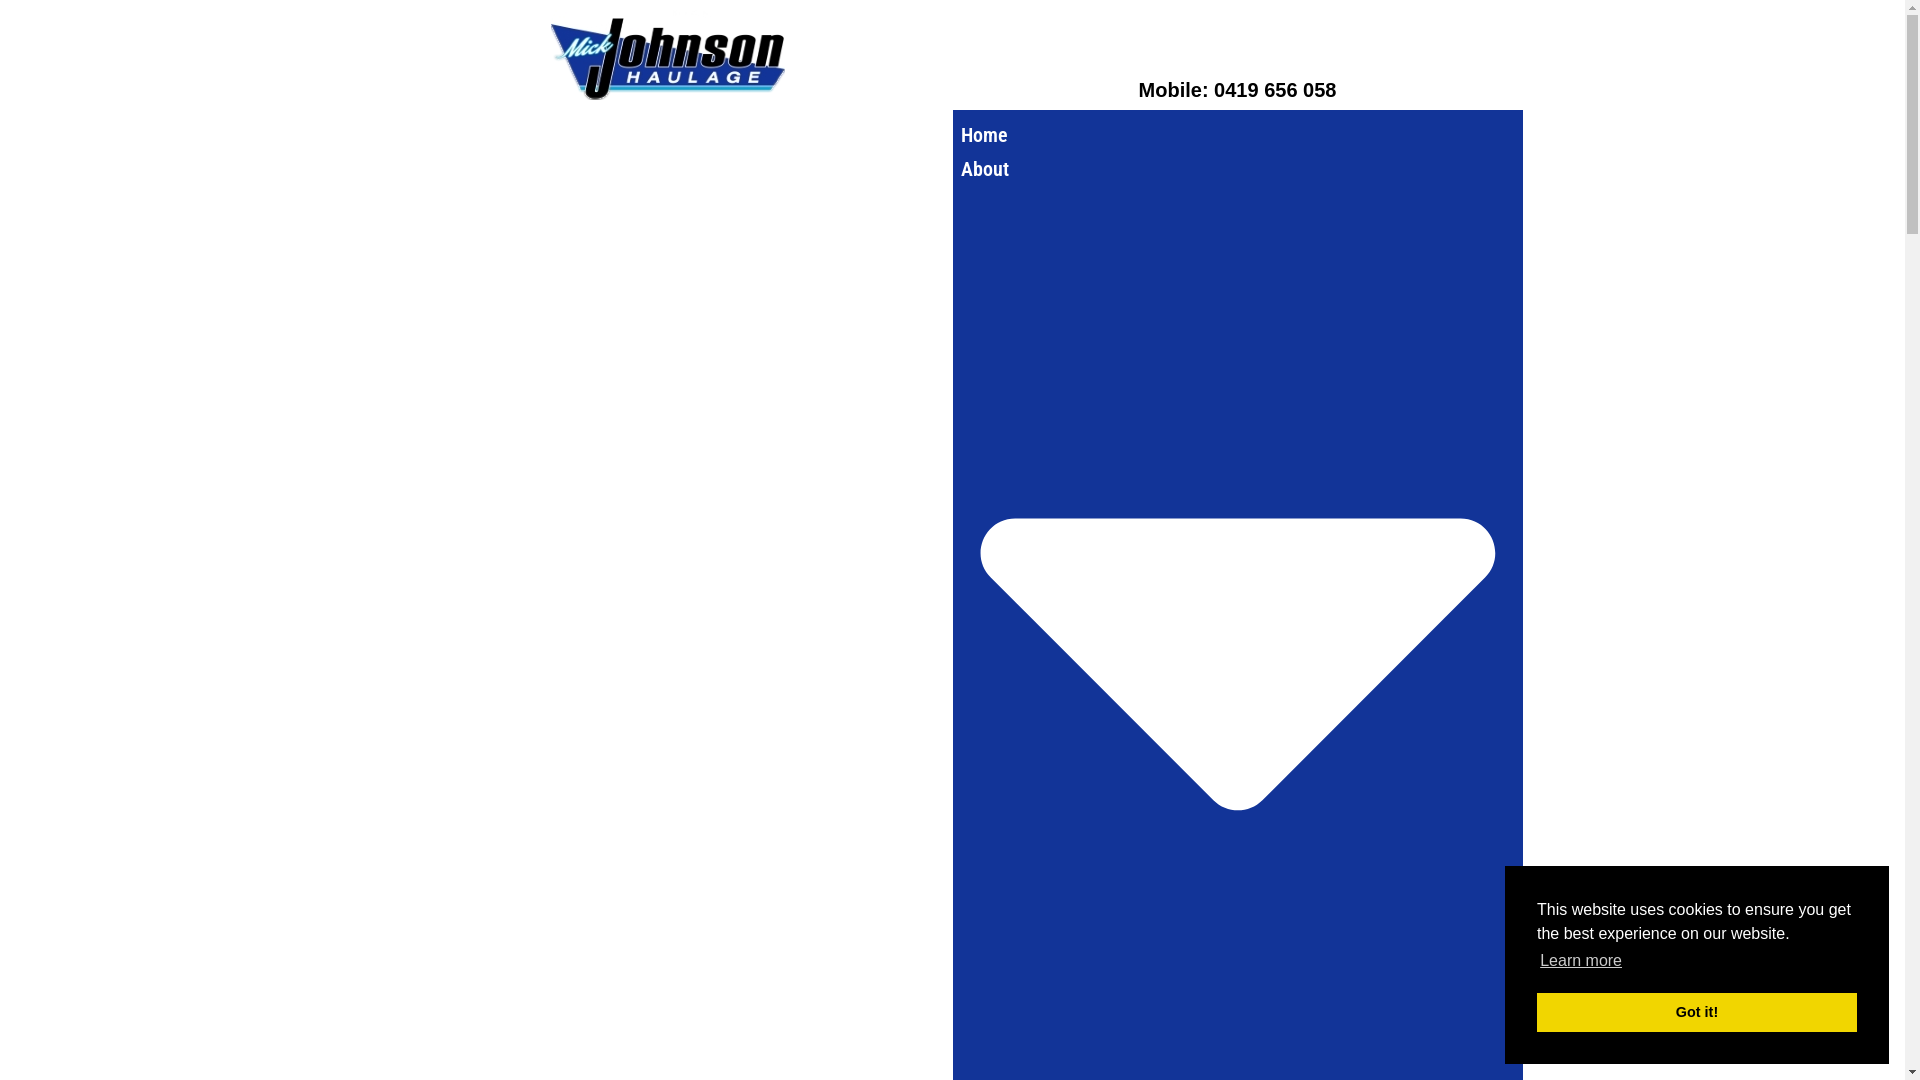 Image resolution: width=1920 pixels, height=1080 pixels. I want to click on 'Skip to content', so click(14, 42).